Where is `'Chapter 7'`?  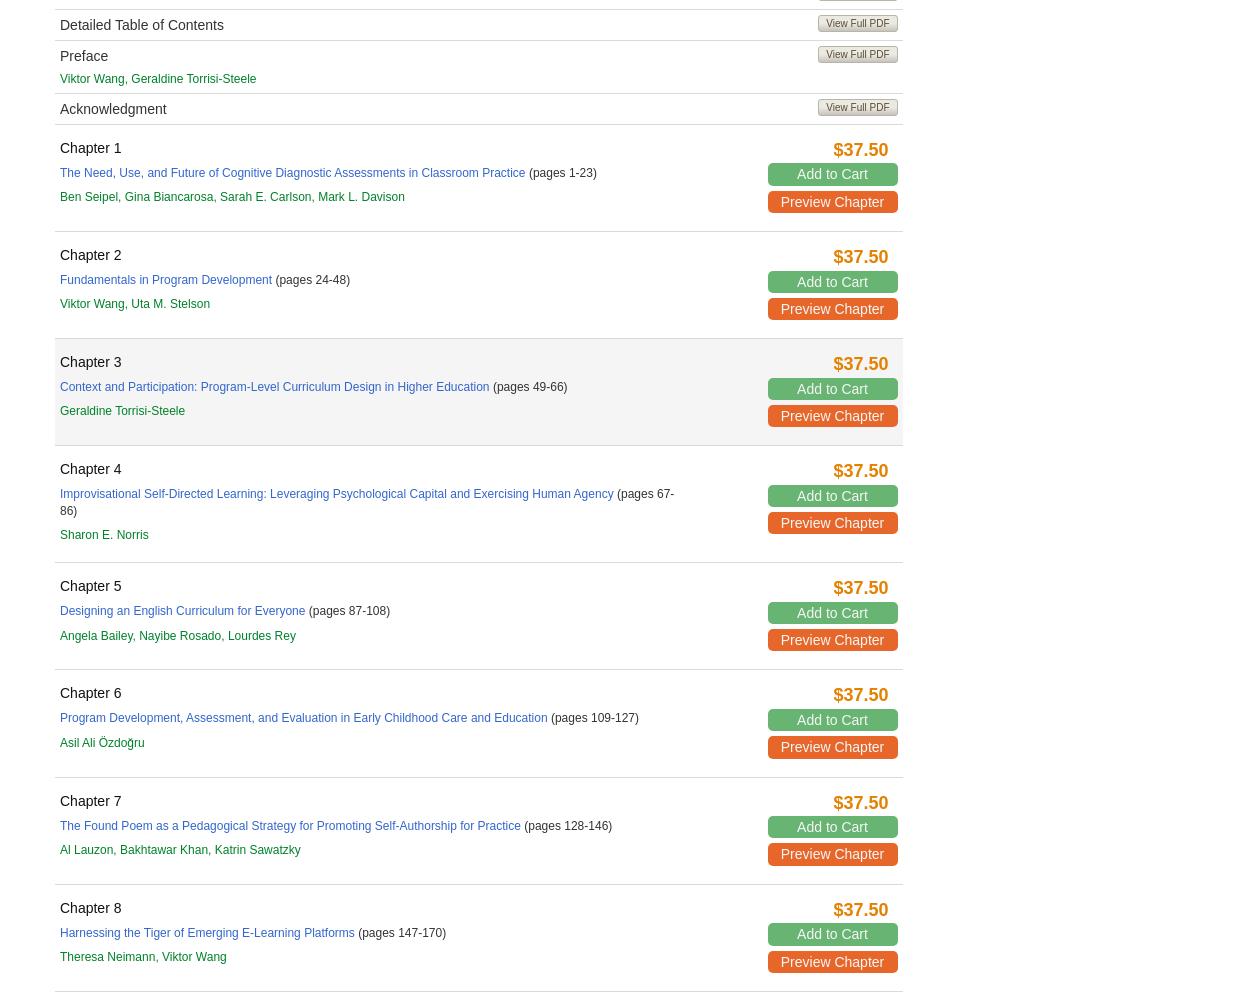 'Chapter 7' is located at coordinates (60, 798).